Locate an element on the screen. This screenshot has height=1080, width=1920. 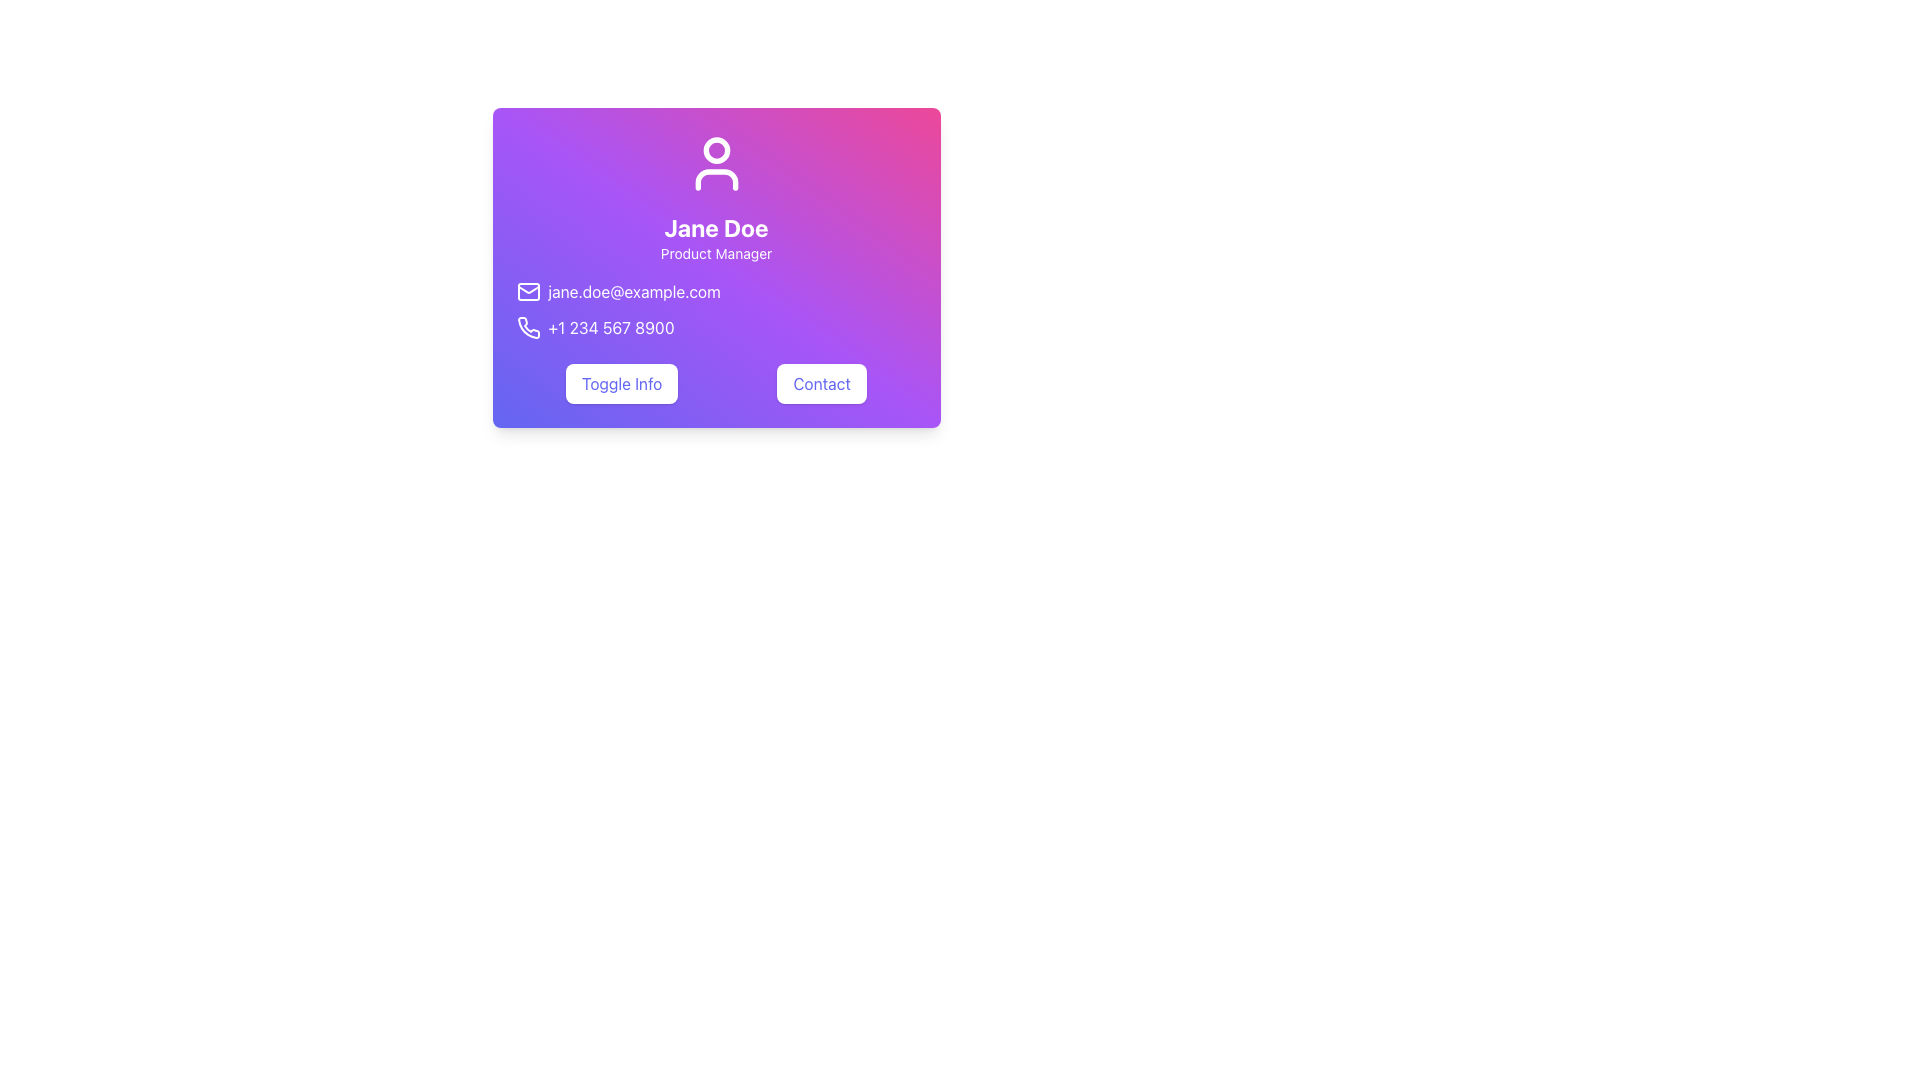
the circle SVG element located at the top of the profile card, which is part of a user icon with a gradient purple background is located at coordinates (716, 149).